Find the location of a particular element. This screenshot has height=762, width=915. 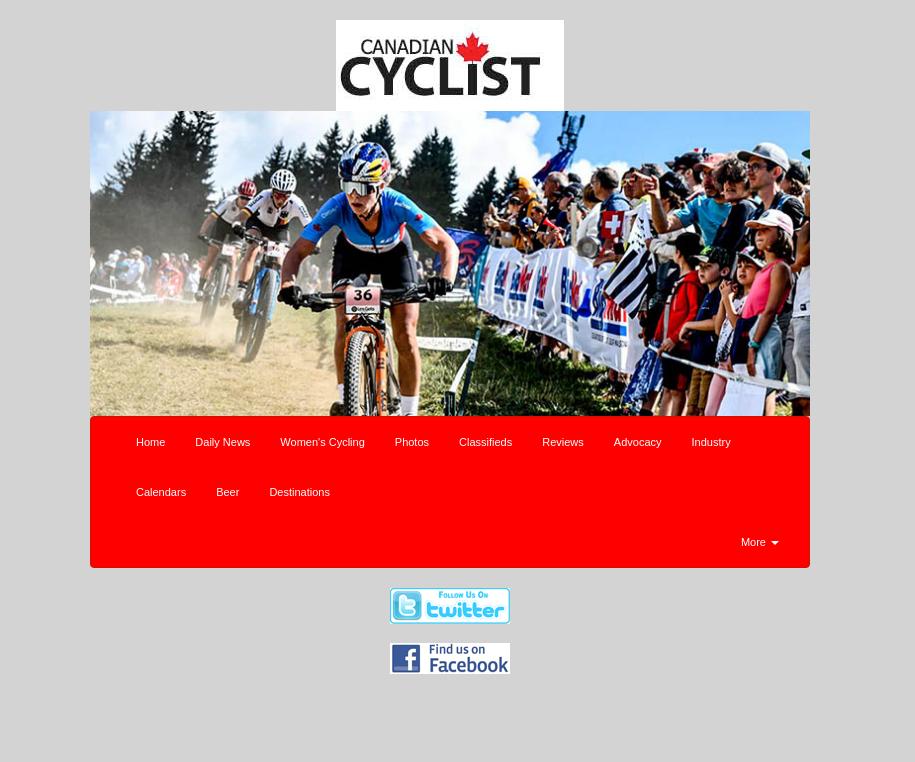

'Destinations' is located at coordinates (298, 491).